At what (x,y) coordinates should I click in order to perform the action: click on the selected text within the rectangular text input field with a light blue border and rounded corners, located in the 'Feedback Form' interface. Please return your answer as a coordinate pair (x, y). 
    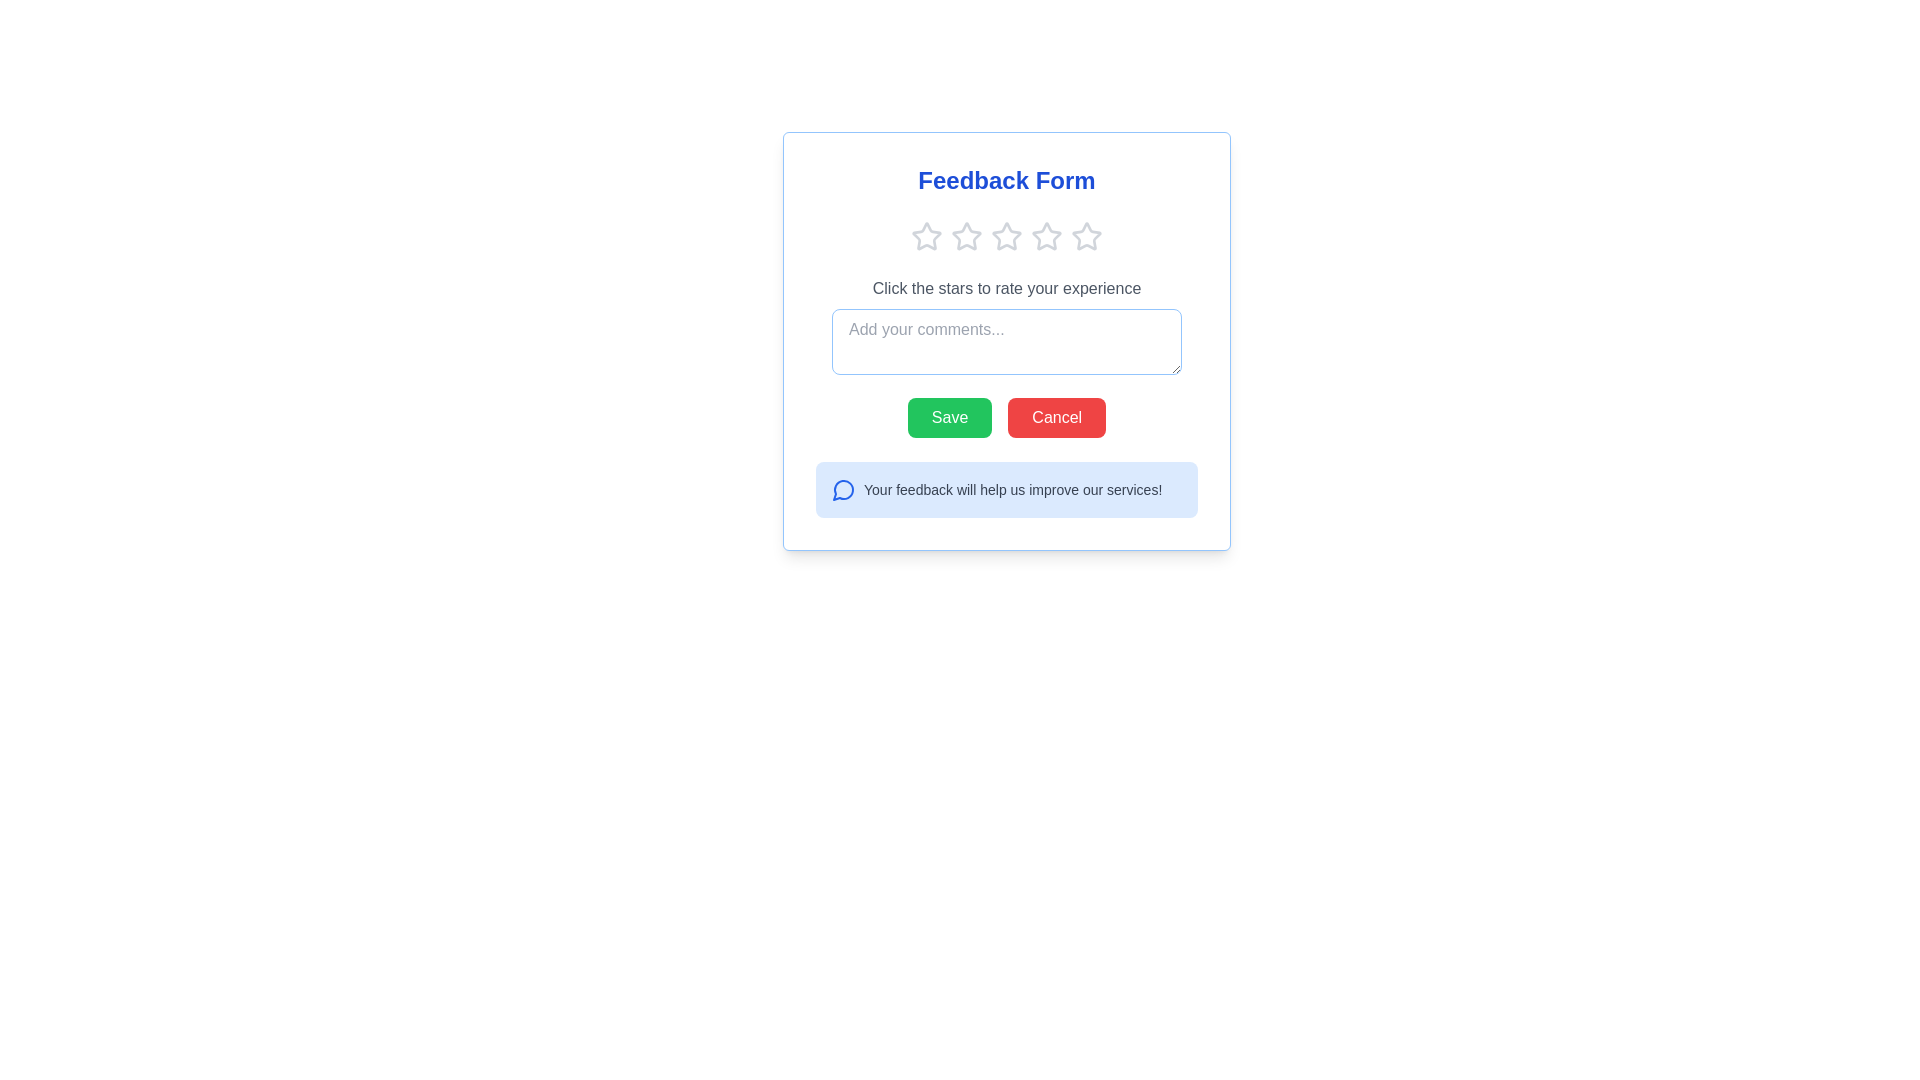
    Looking at the image, I should click on (1007, 341).